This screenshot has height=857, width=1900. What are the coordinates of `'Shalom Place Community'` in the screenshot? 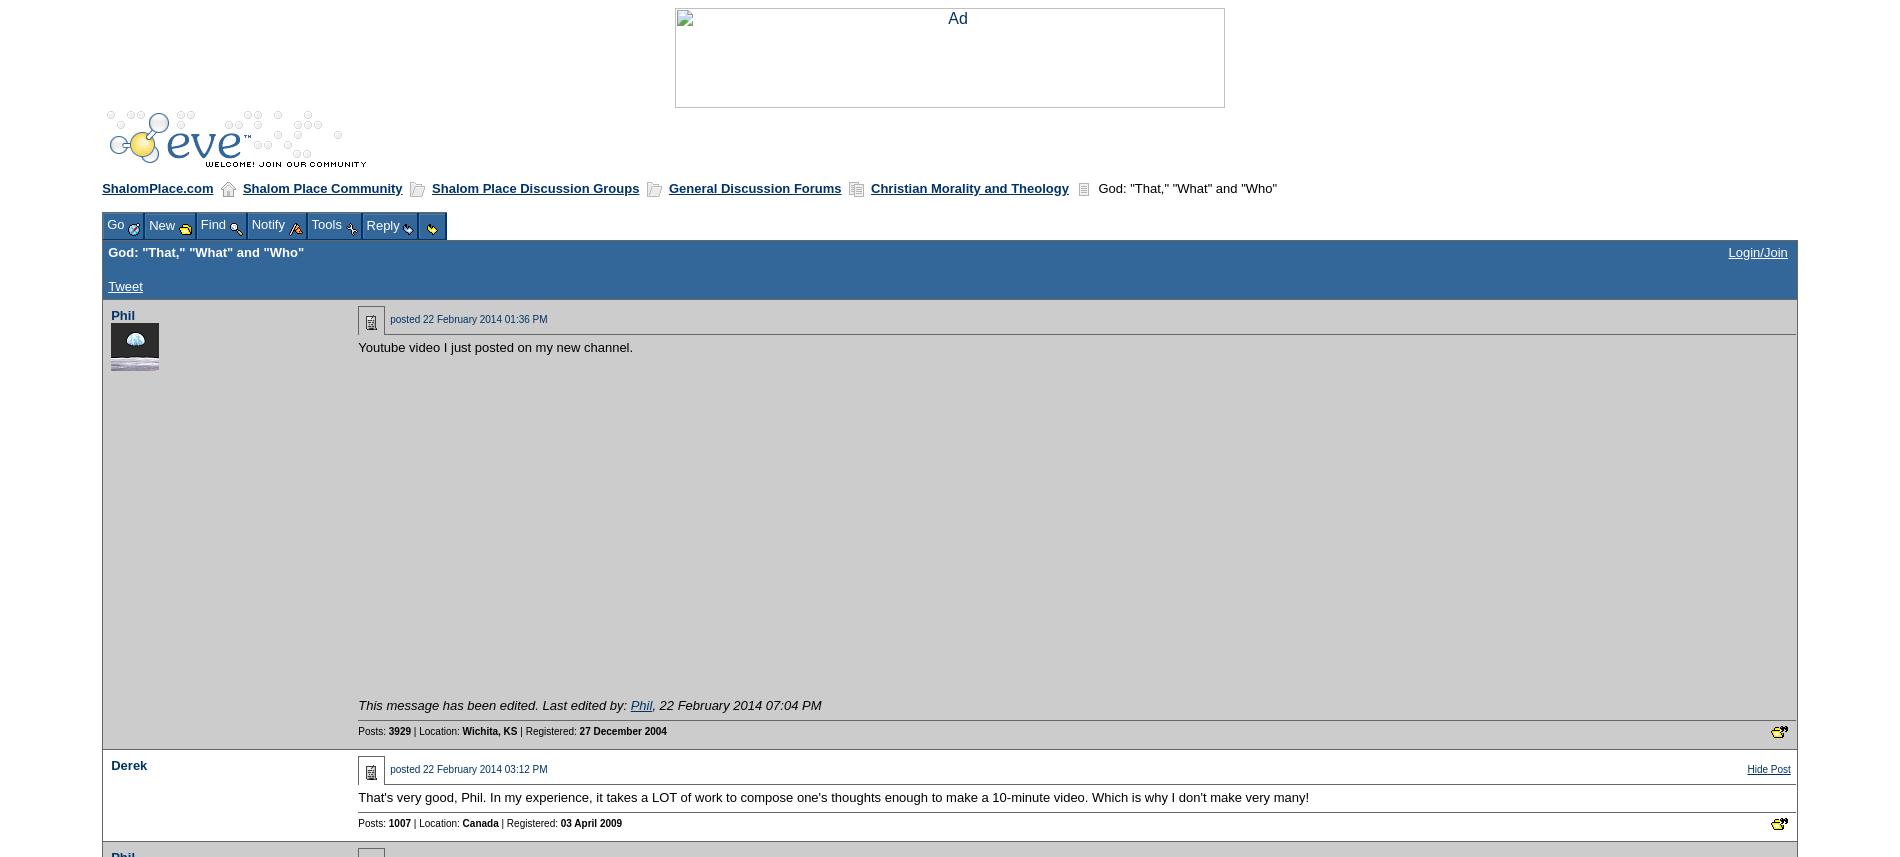 It's located at (321, 188).